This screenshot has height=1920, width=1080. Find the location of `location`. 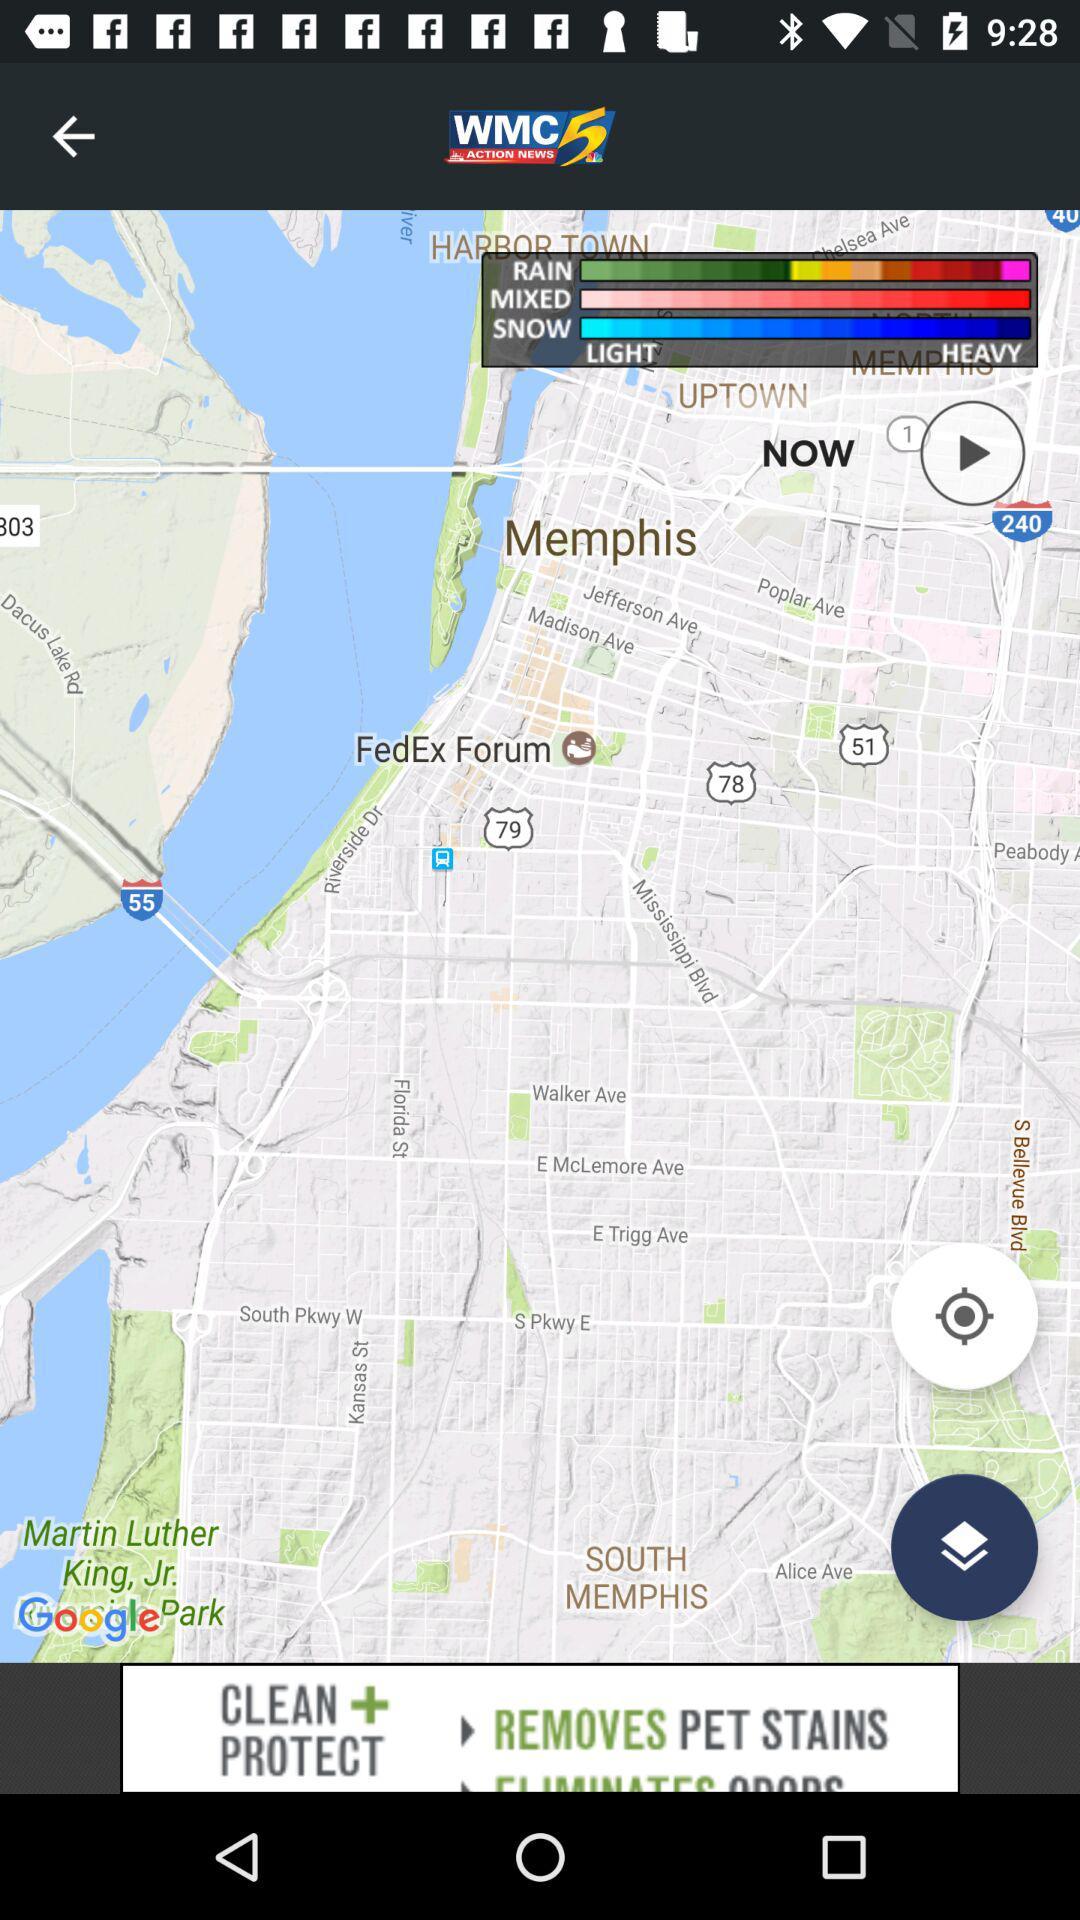

location is located at coordinates (963, 1316).